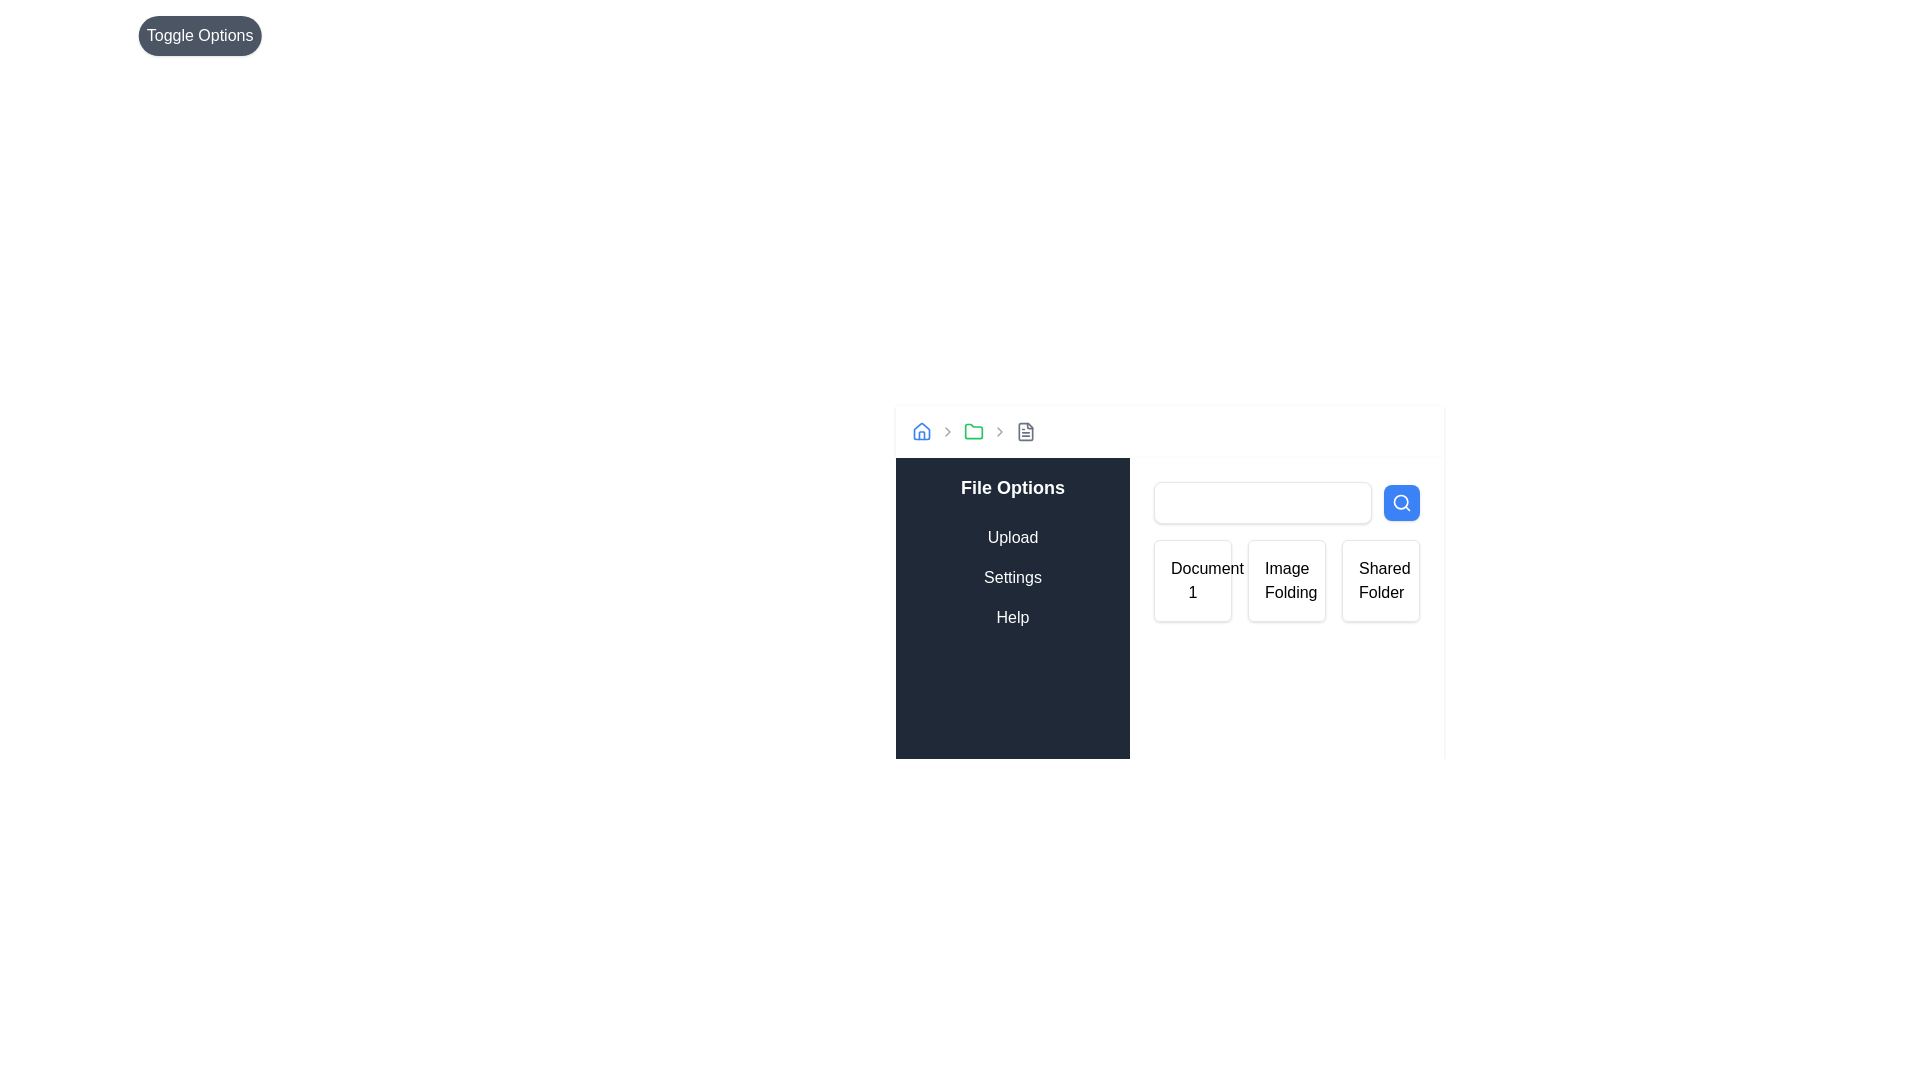  Describe the element at coordinates (1400, 501) in the screenshot. I see `the circular search icon resembling a magnifying glass located at the top-right corner of the interface` at that location.